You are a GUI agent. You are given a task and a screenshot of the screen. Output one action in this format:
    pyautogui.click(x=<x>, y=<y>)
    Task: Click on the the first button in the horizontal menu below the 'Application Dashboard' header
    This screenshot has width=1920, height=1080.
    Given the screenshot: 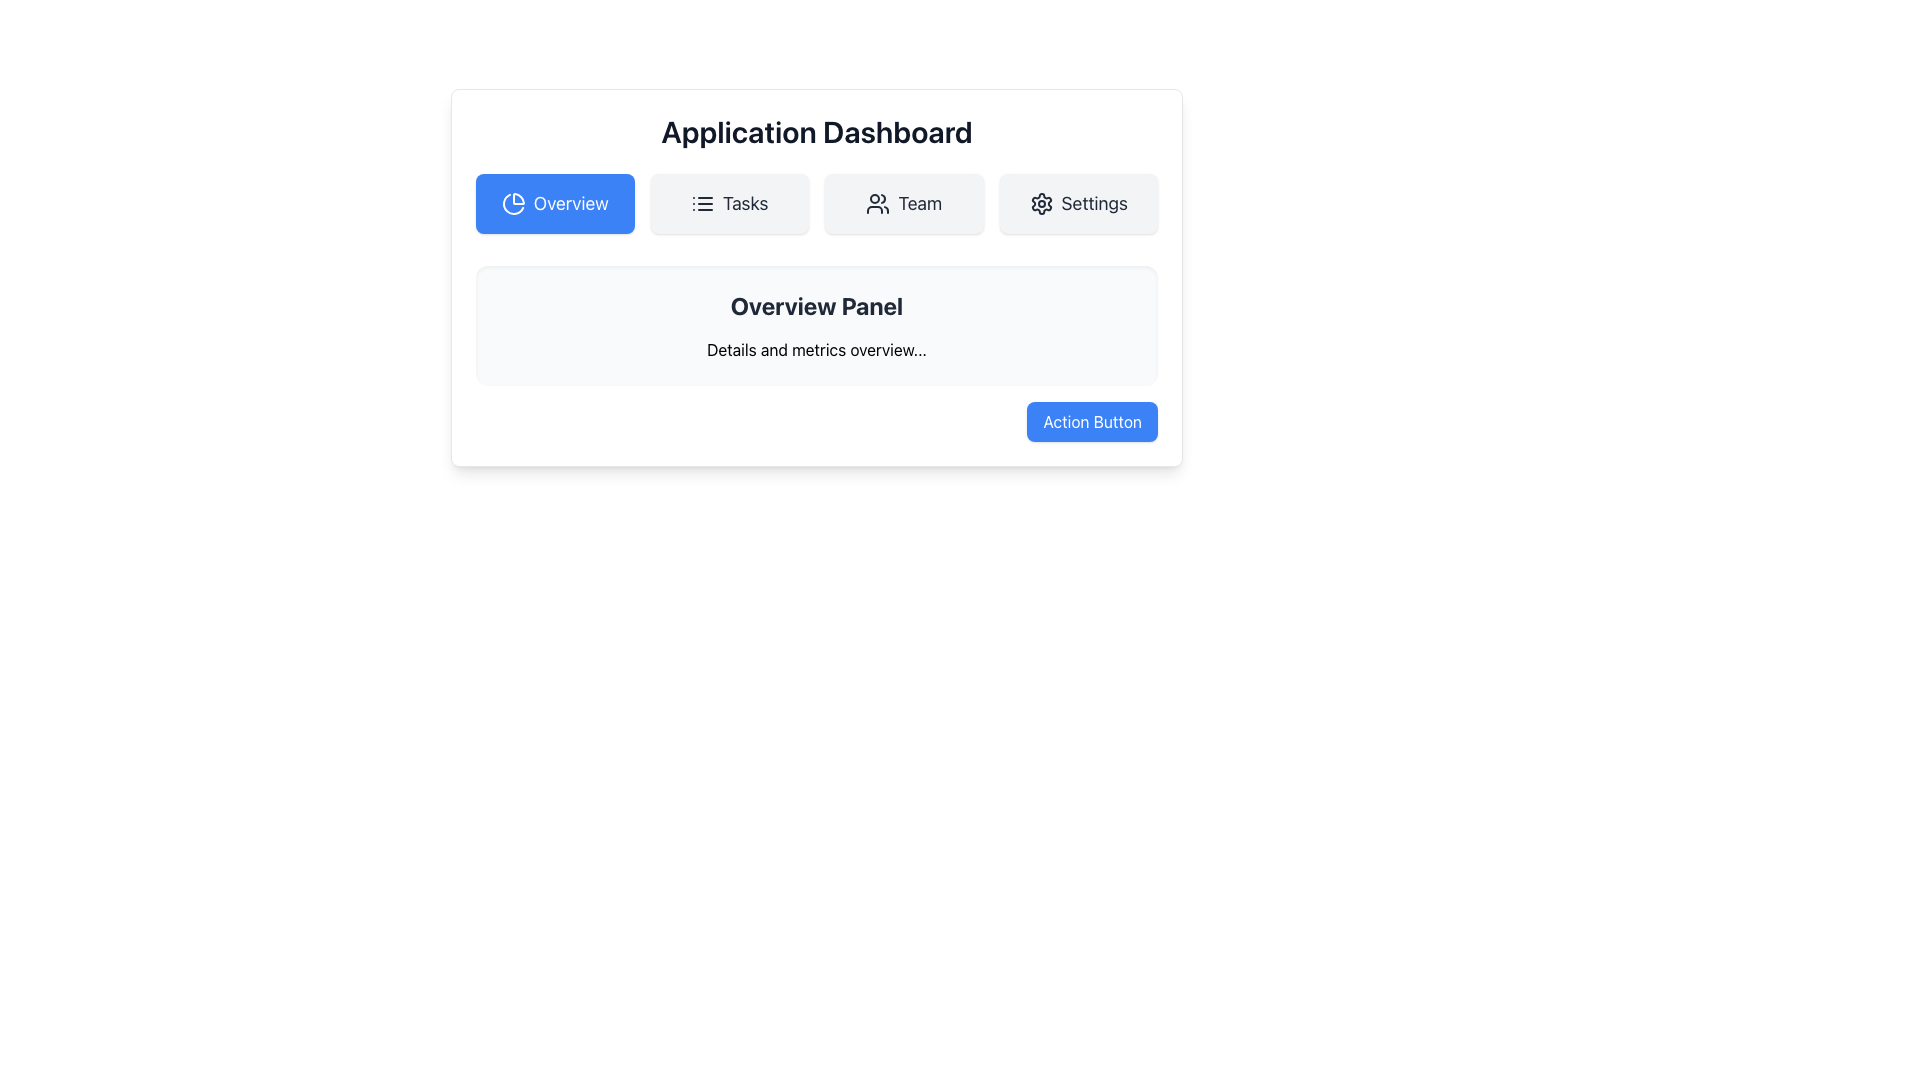 What is the action you would take?
    pyautogui.click(x=555, y=204)
    